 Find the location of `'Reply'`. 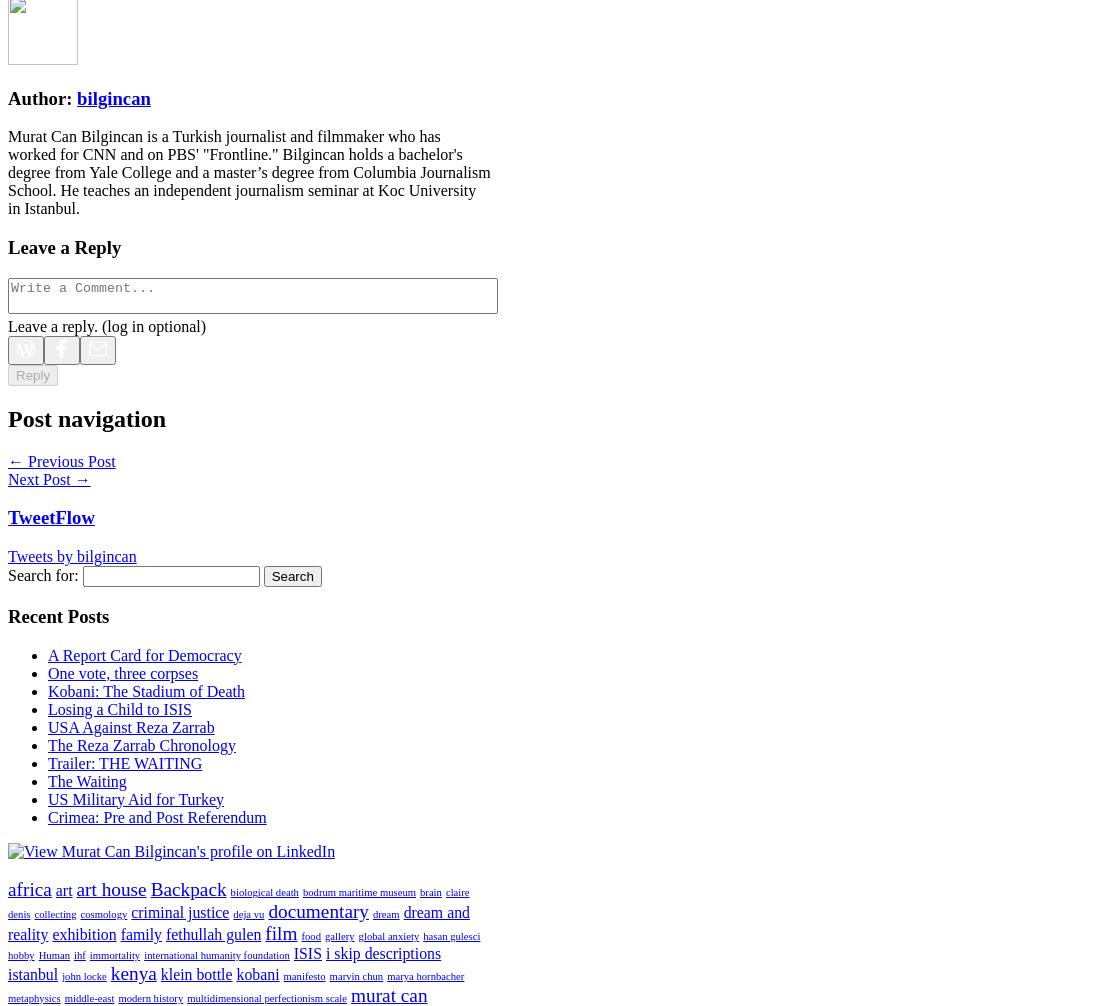

'Reply' is located at coordinates (32, 373).